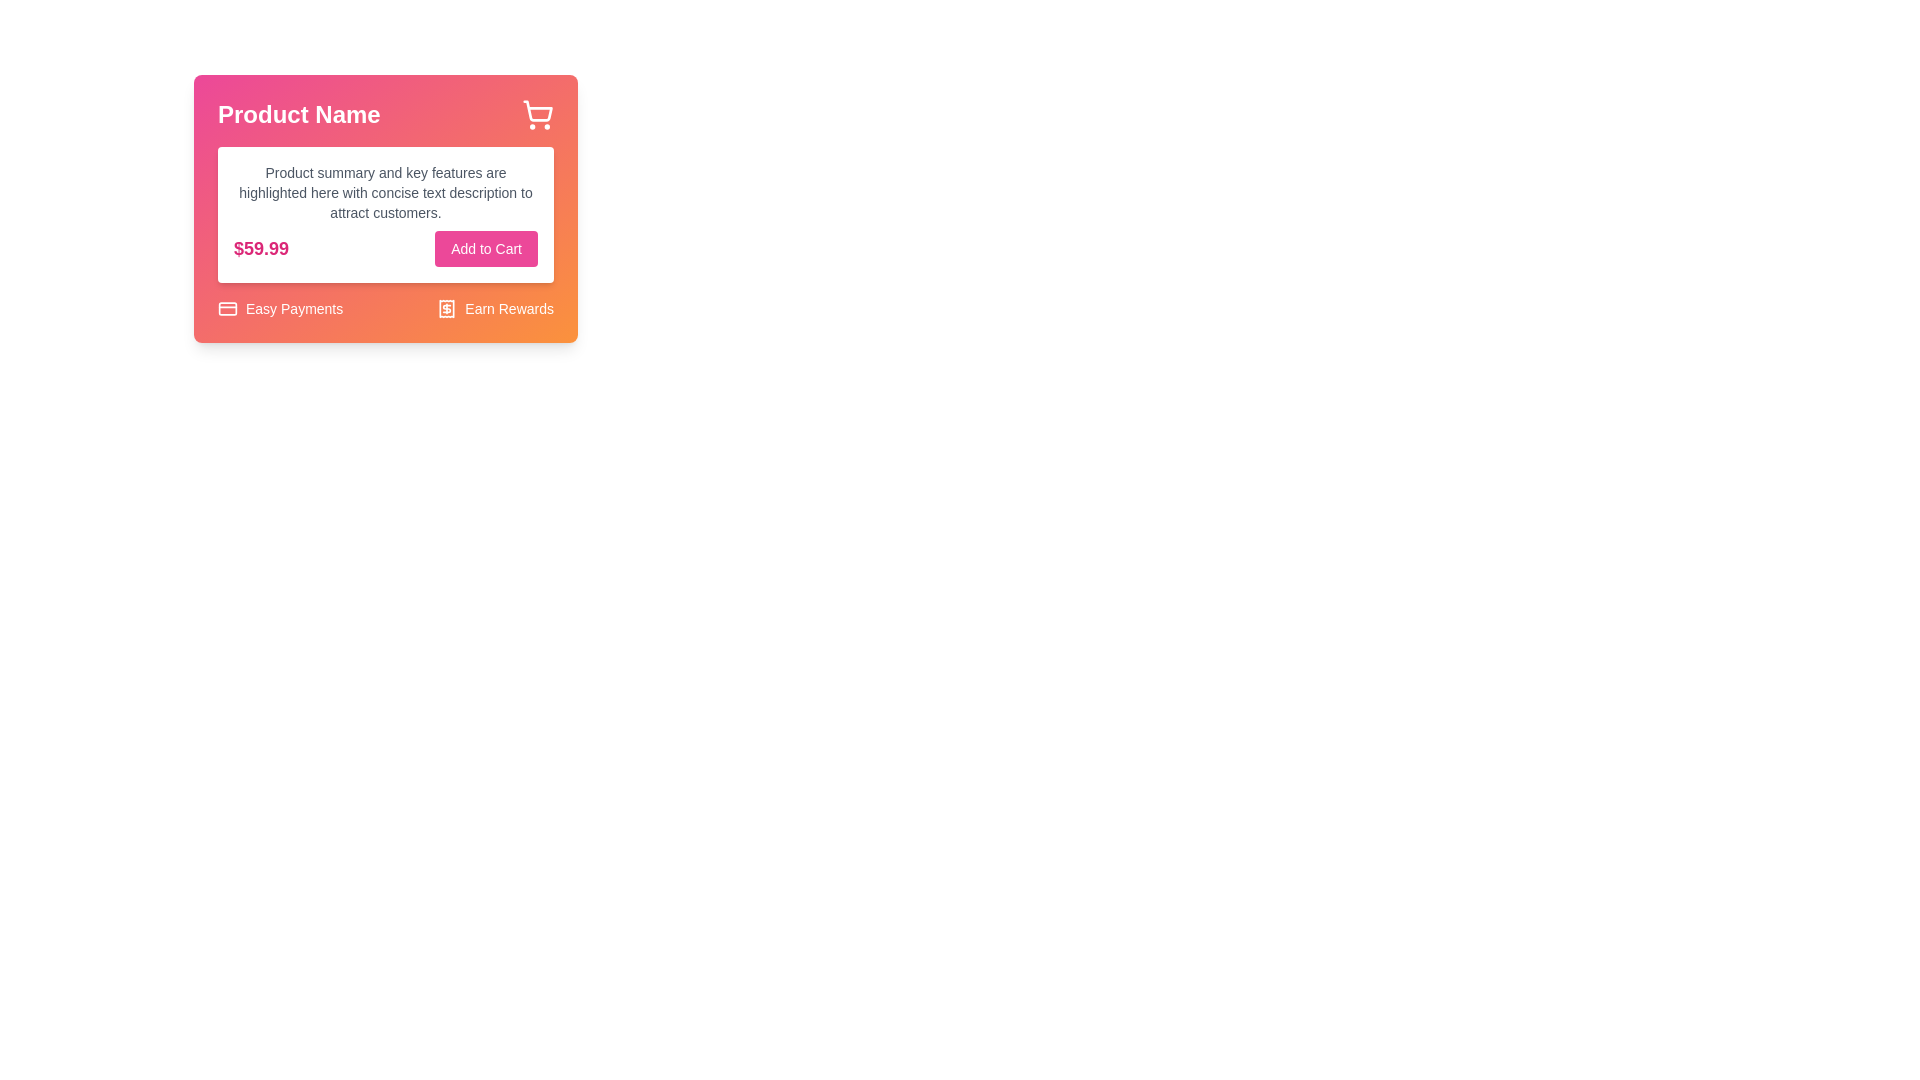 The height and width of the screenshot is (1080, 1920). Describe the element at coordinates (495, 308) in the screenshot. I see `the rewards informational button located at the bottom-right of the highlighted card section` at that location.